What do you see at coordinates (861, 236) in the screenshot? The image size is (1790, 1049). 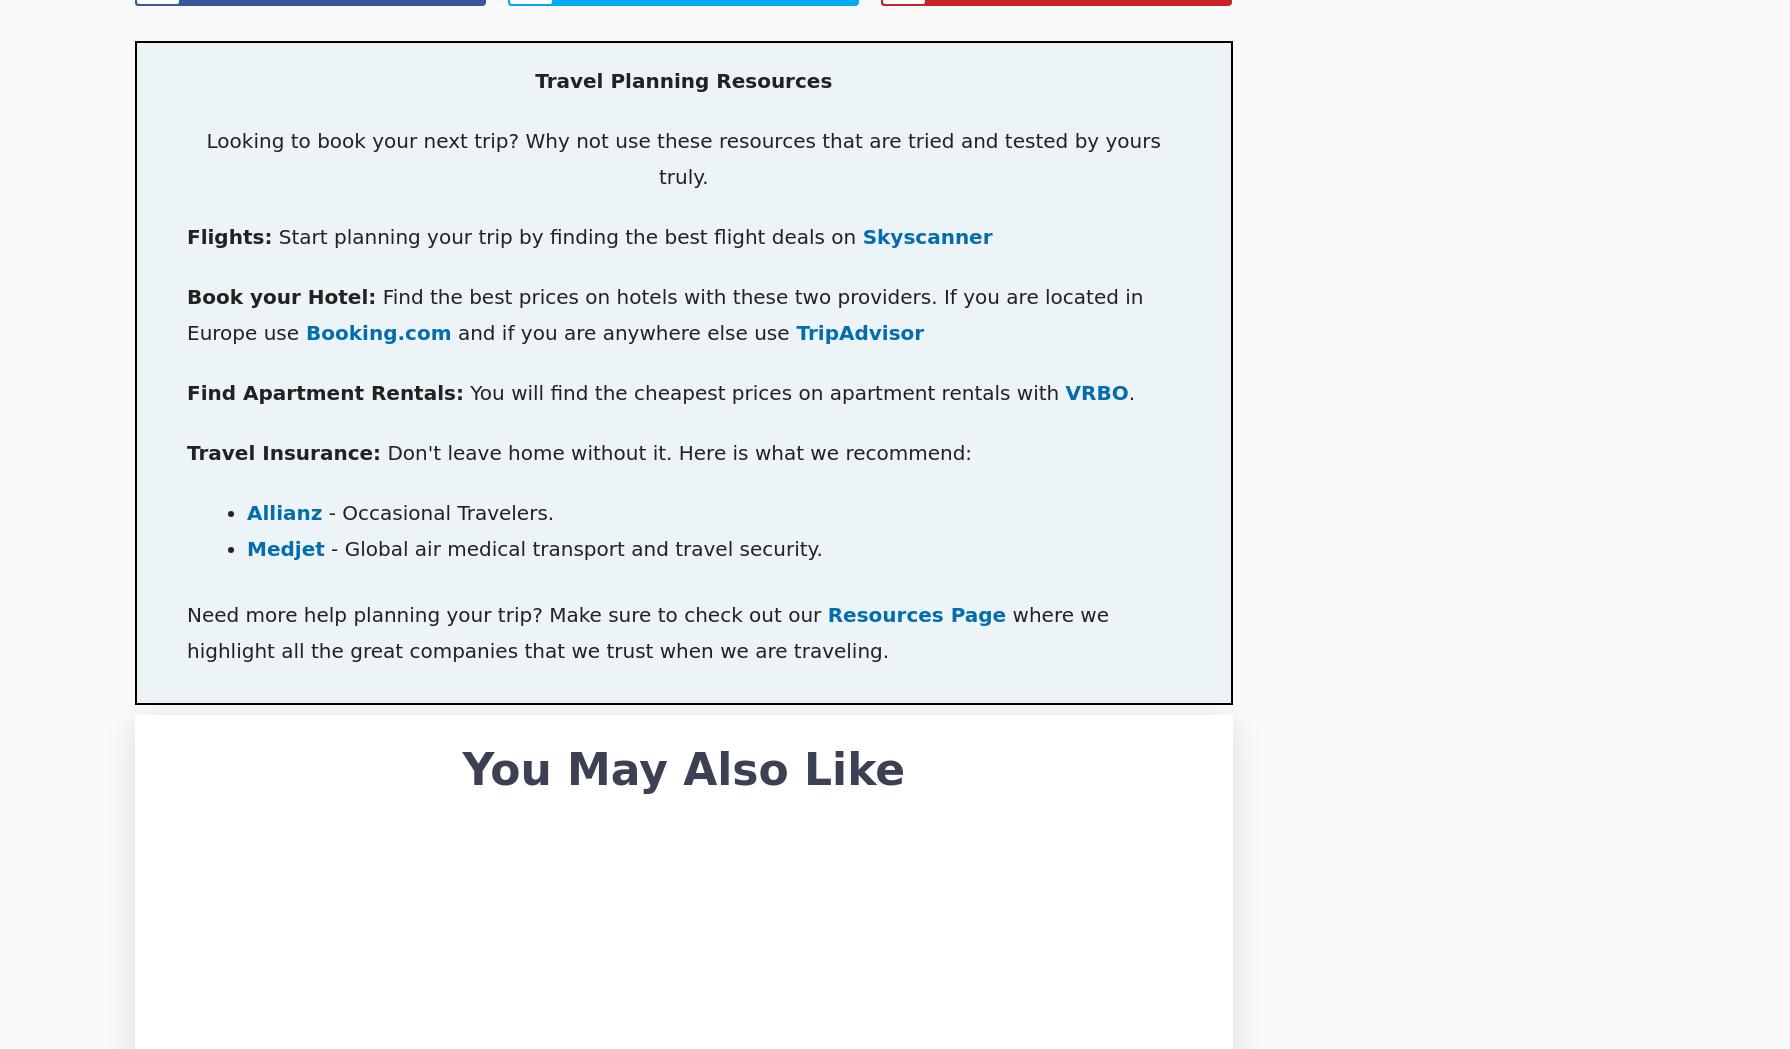 I see `'Skyscanner'` at bounding box center [861, 236].